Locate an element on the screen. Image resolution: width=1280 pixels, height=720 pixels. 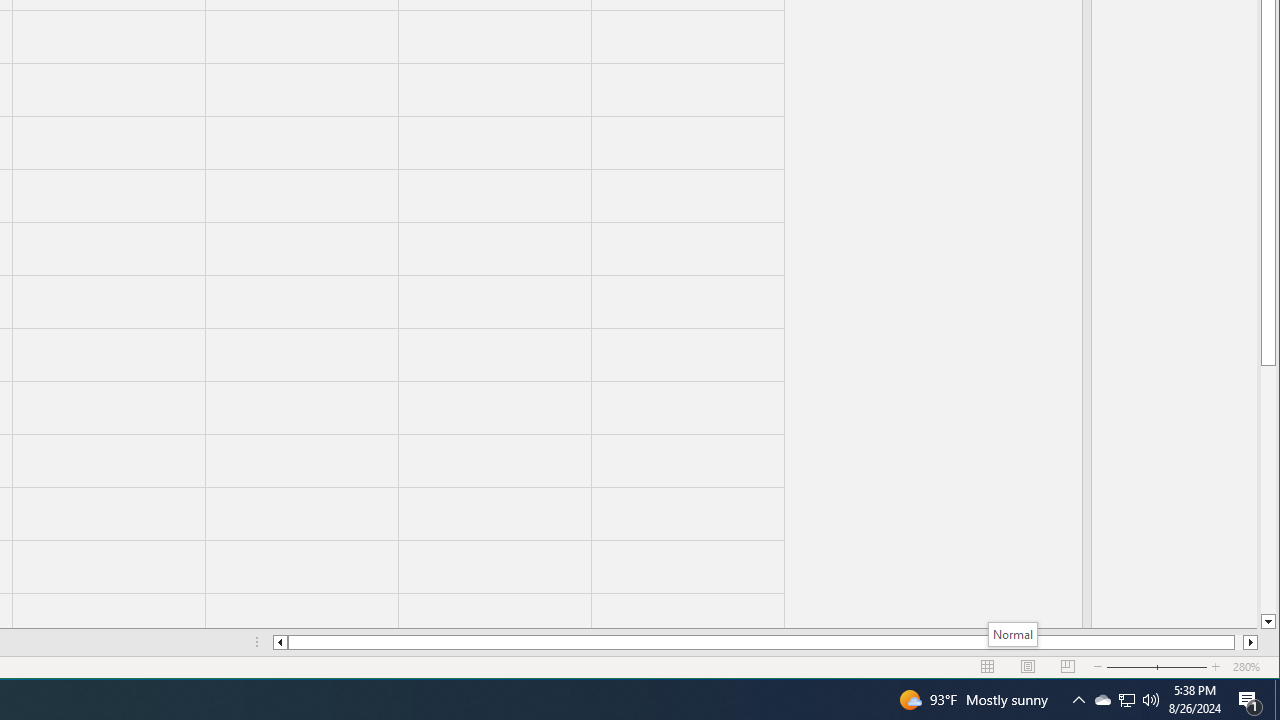
'Zoom' is located at coordinates (1157, 667).